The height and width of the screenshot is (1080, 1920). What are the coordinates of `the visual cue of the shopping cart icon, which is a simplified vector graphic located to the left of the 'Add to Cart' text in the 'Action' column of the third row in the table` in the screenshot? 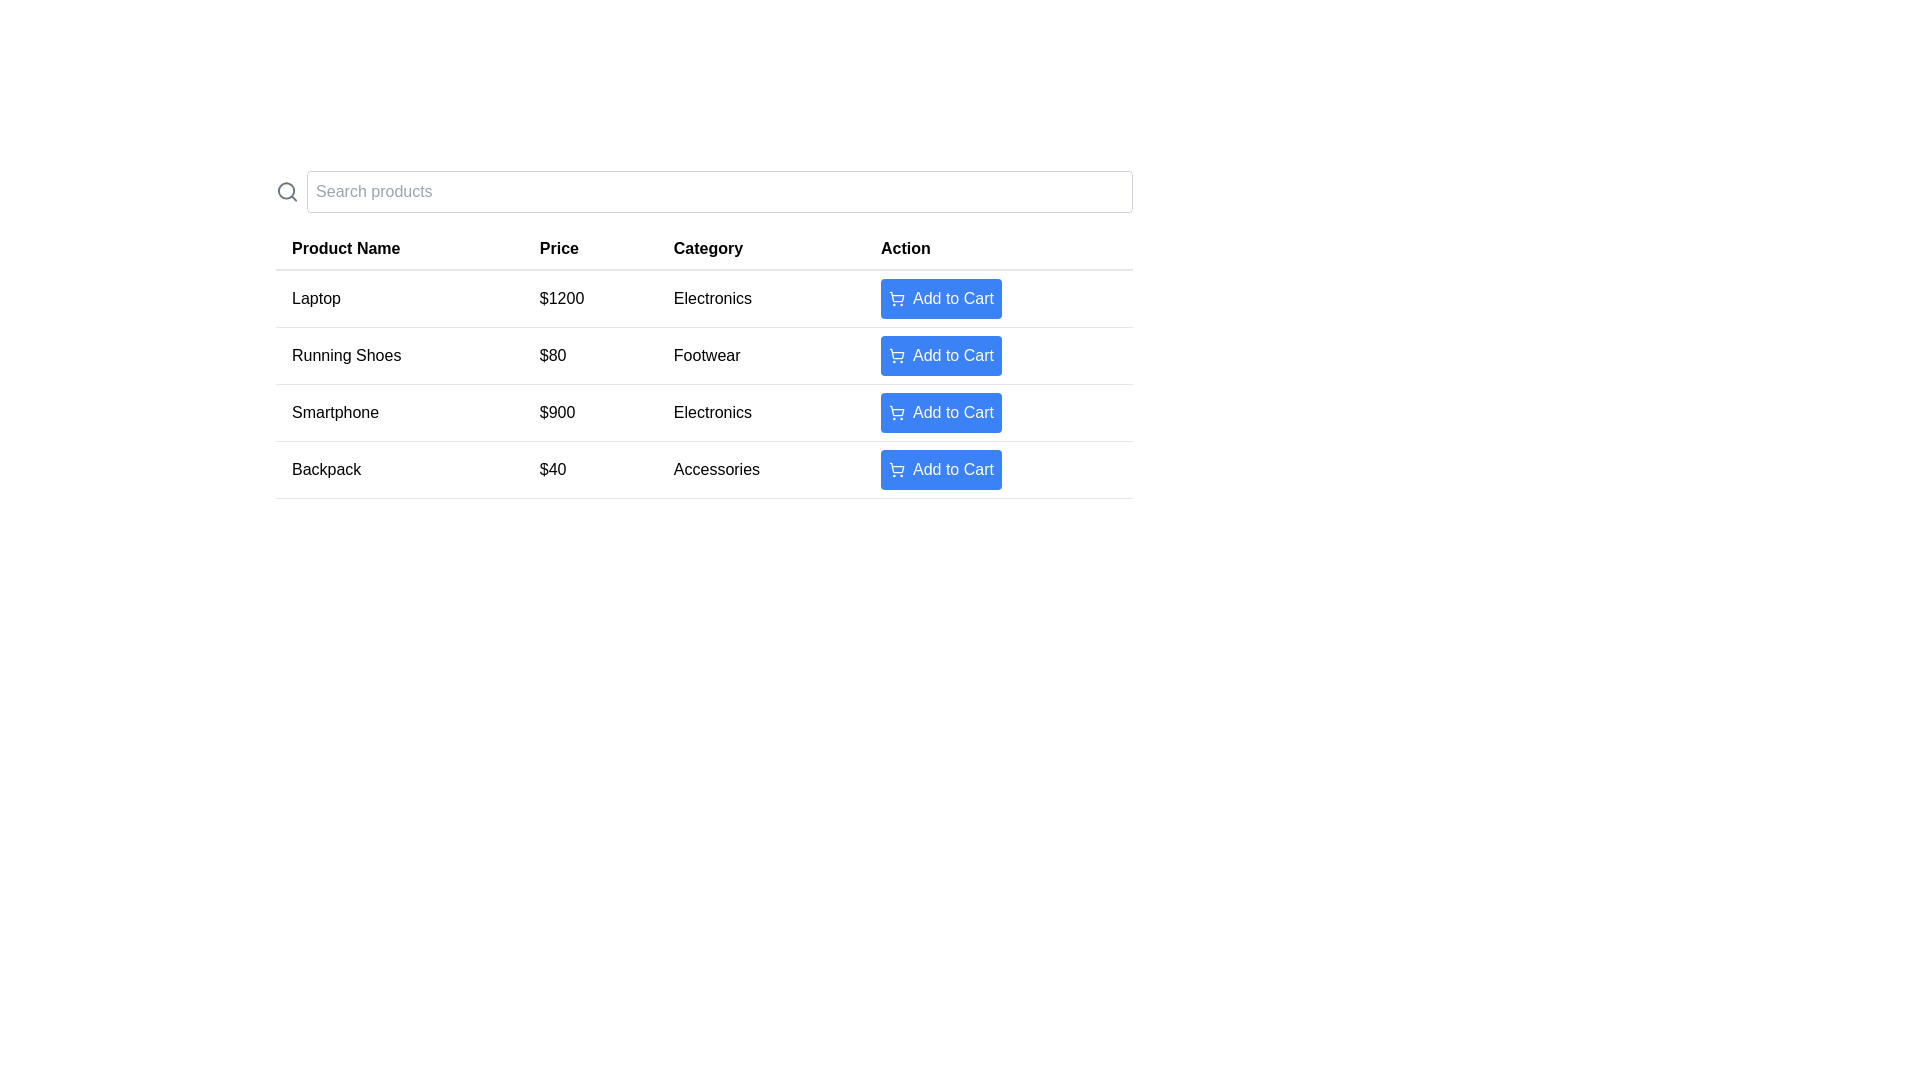 It's located at (896, 410).